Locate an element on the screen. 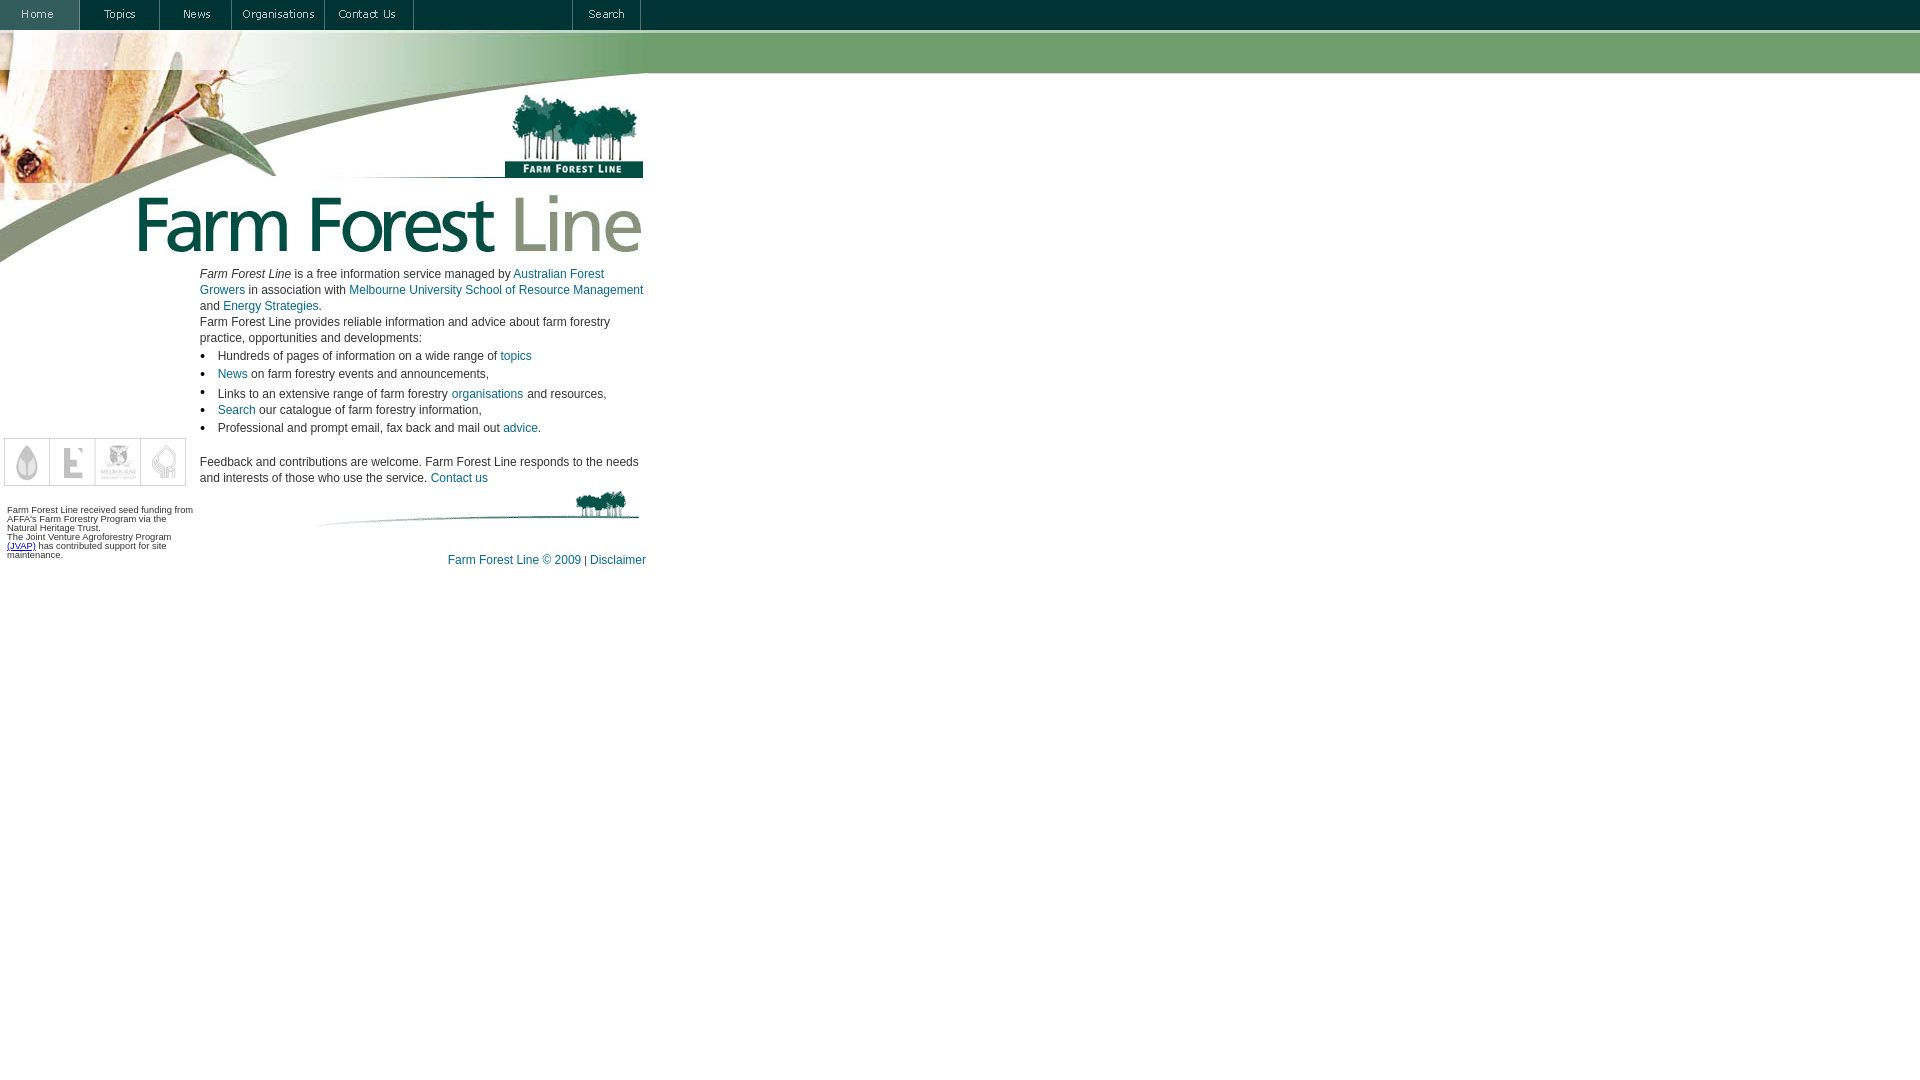 The image size is (1920, 1080). 'organisations' is located at coordinates (487, 393).